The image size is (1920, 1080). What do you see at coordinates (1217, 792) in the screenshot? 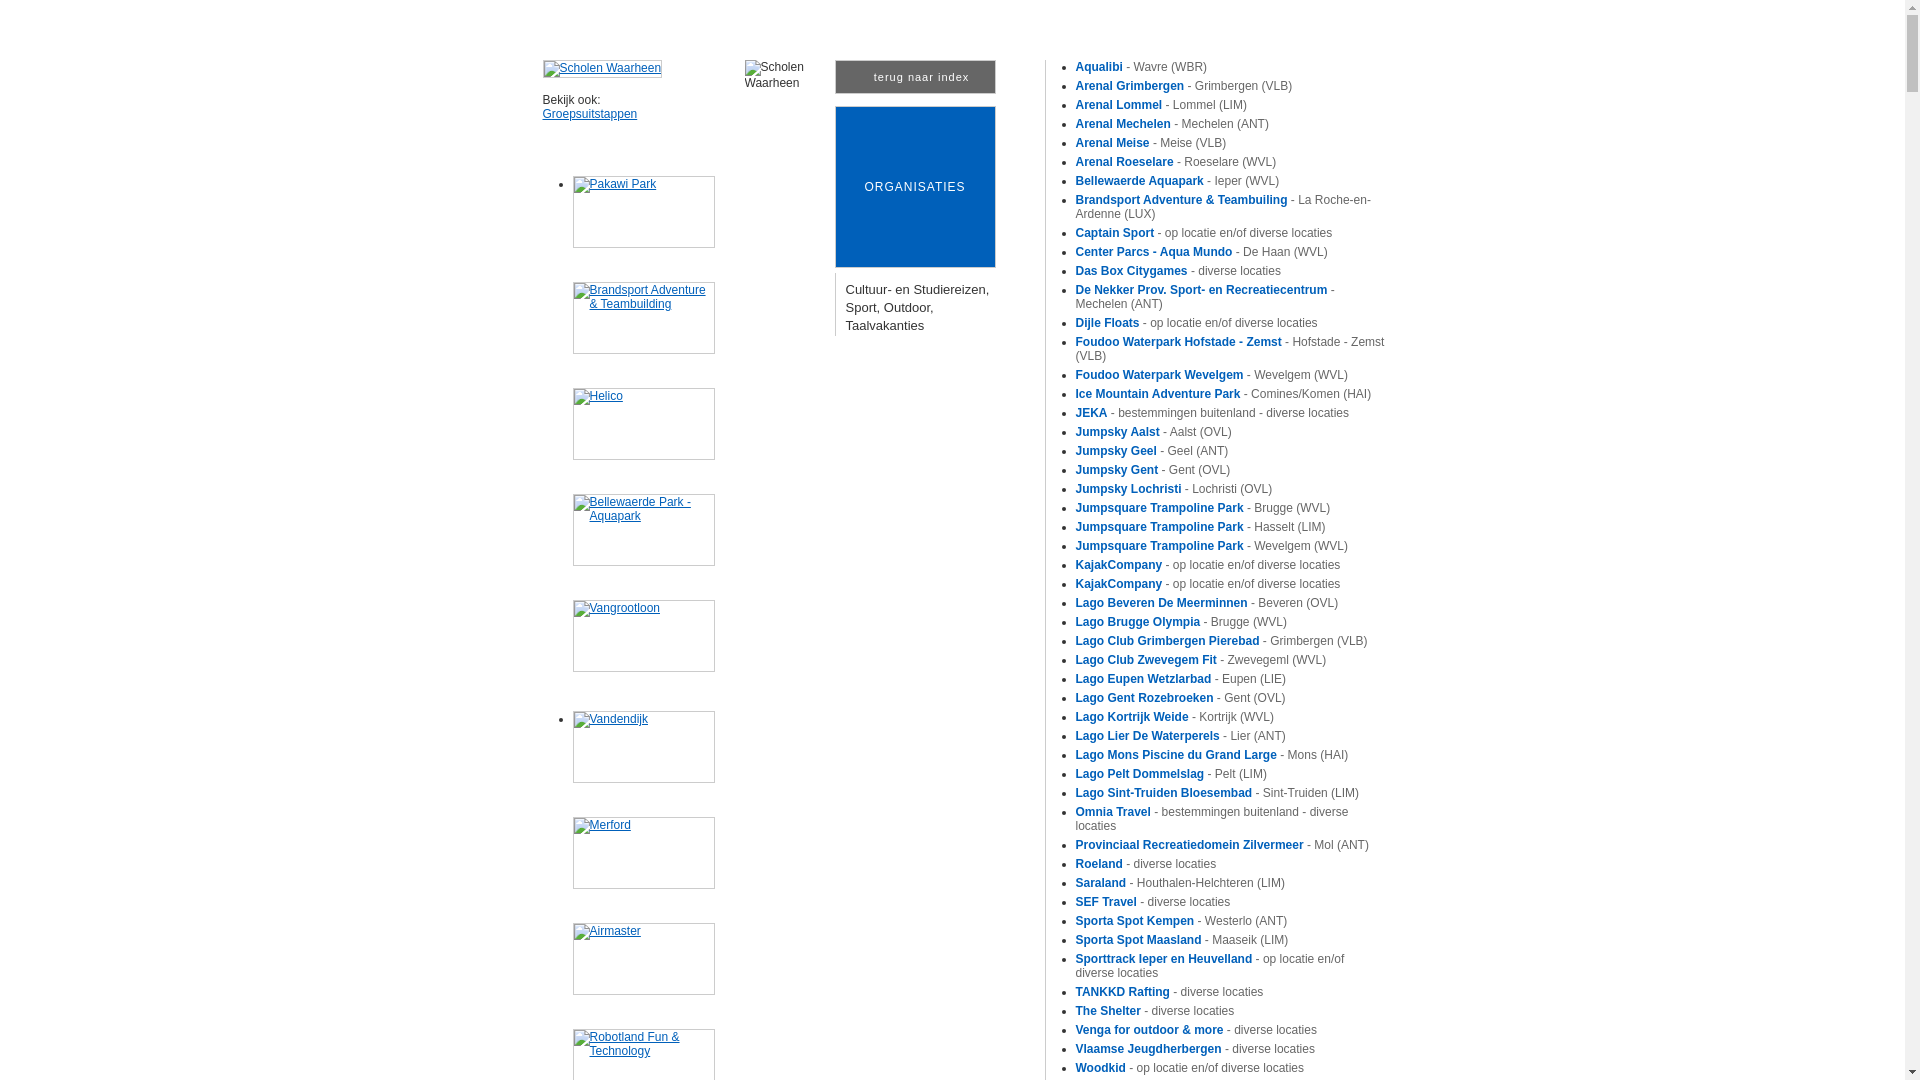
I see `'Lago Sint-Truiden Bloesembad - Sint-Truiden (LIM)'` at bounding box center [1217, 792].